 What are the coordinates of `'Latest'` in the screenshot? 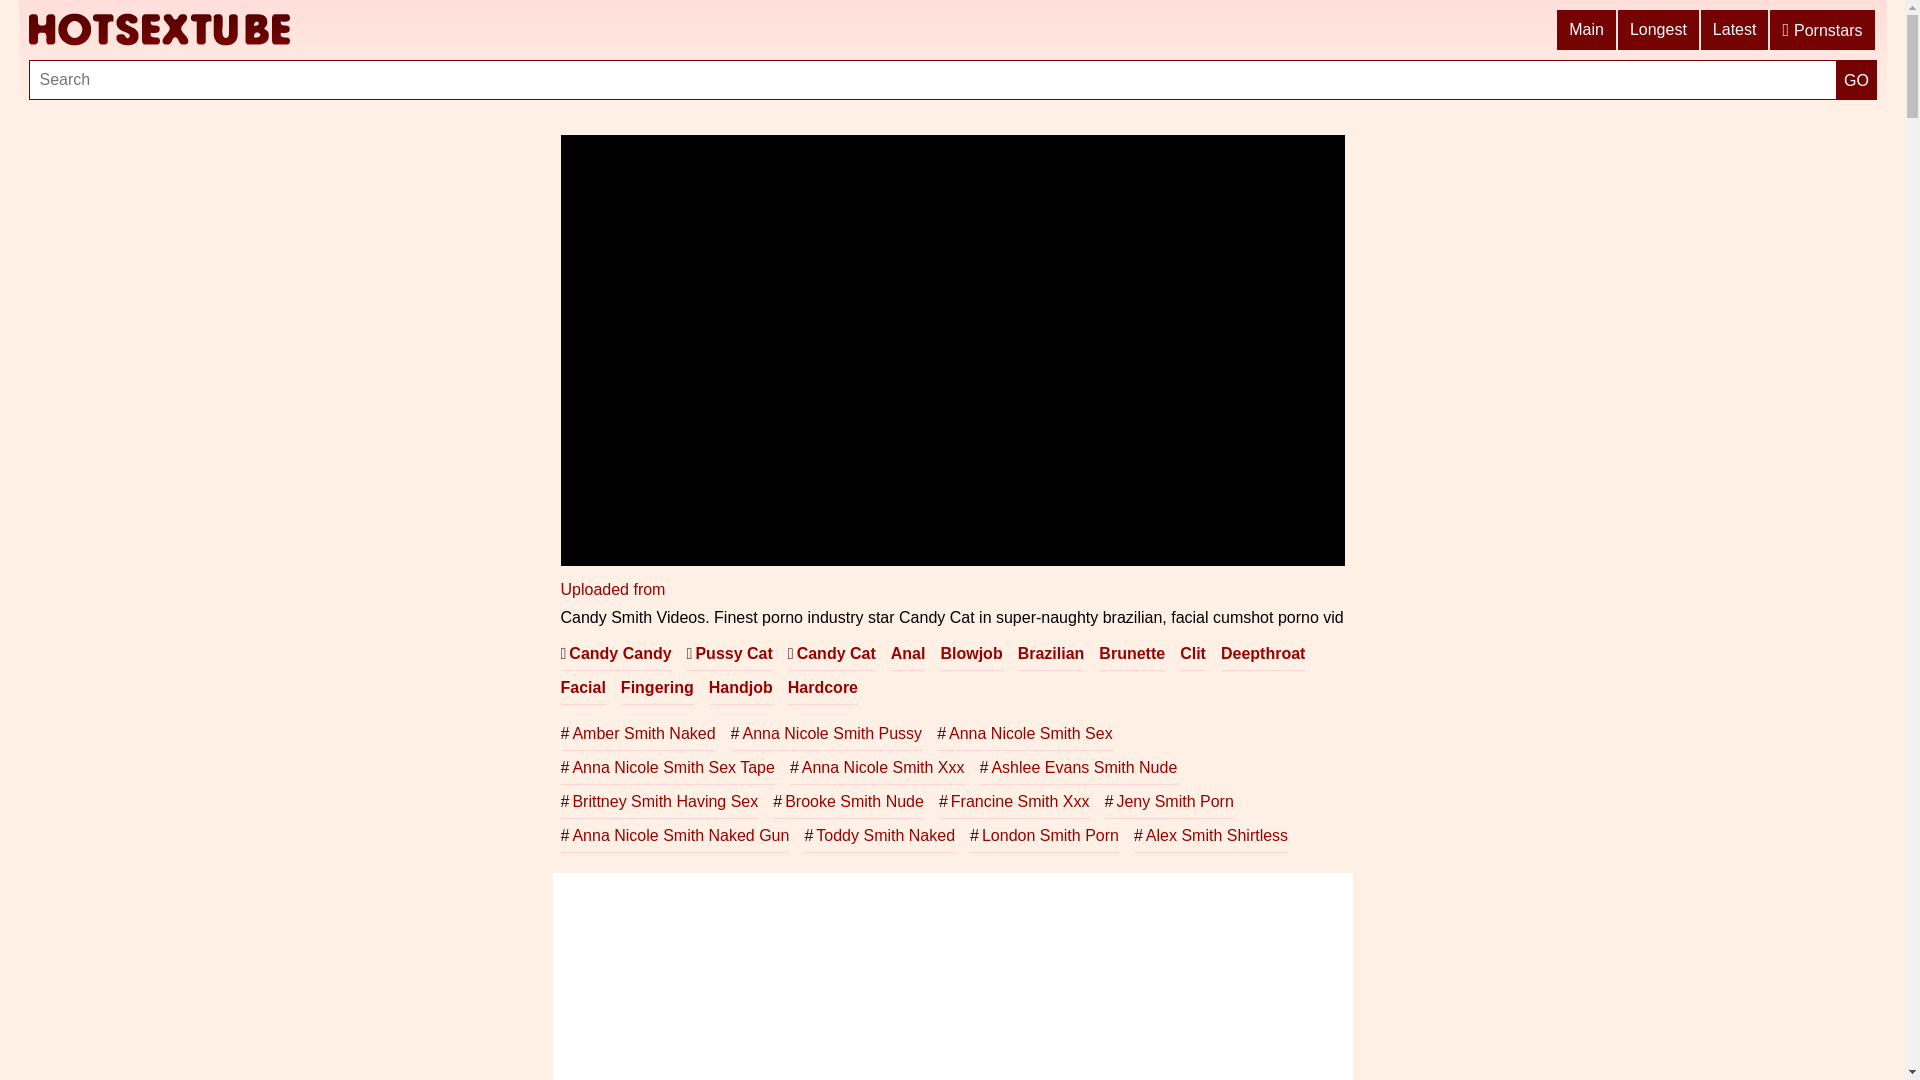 It's located at (1735, 30).